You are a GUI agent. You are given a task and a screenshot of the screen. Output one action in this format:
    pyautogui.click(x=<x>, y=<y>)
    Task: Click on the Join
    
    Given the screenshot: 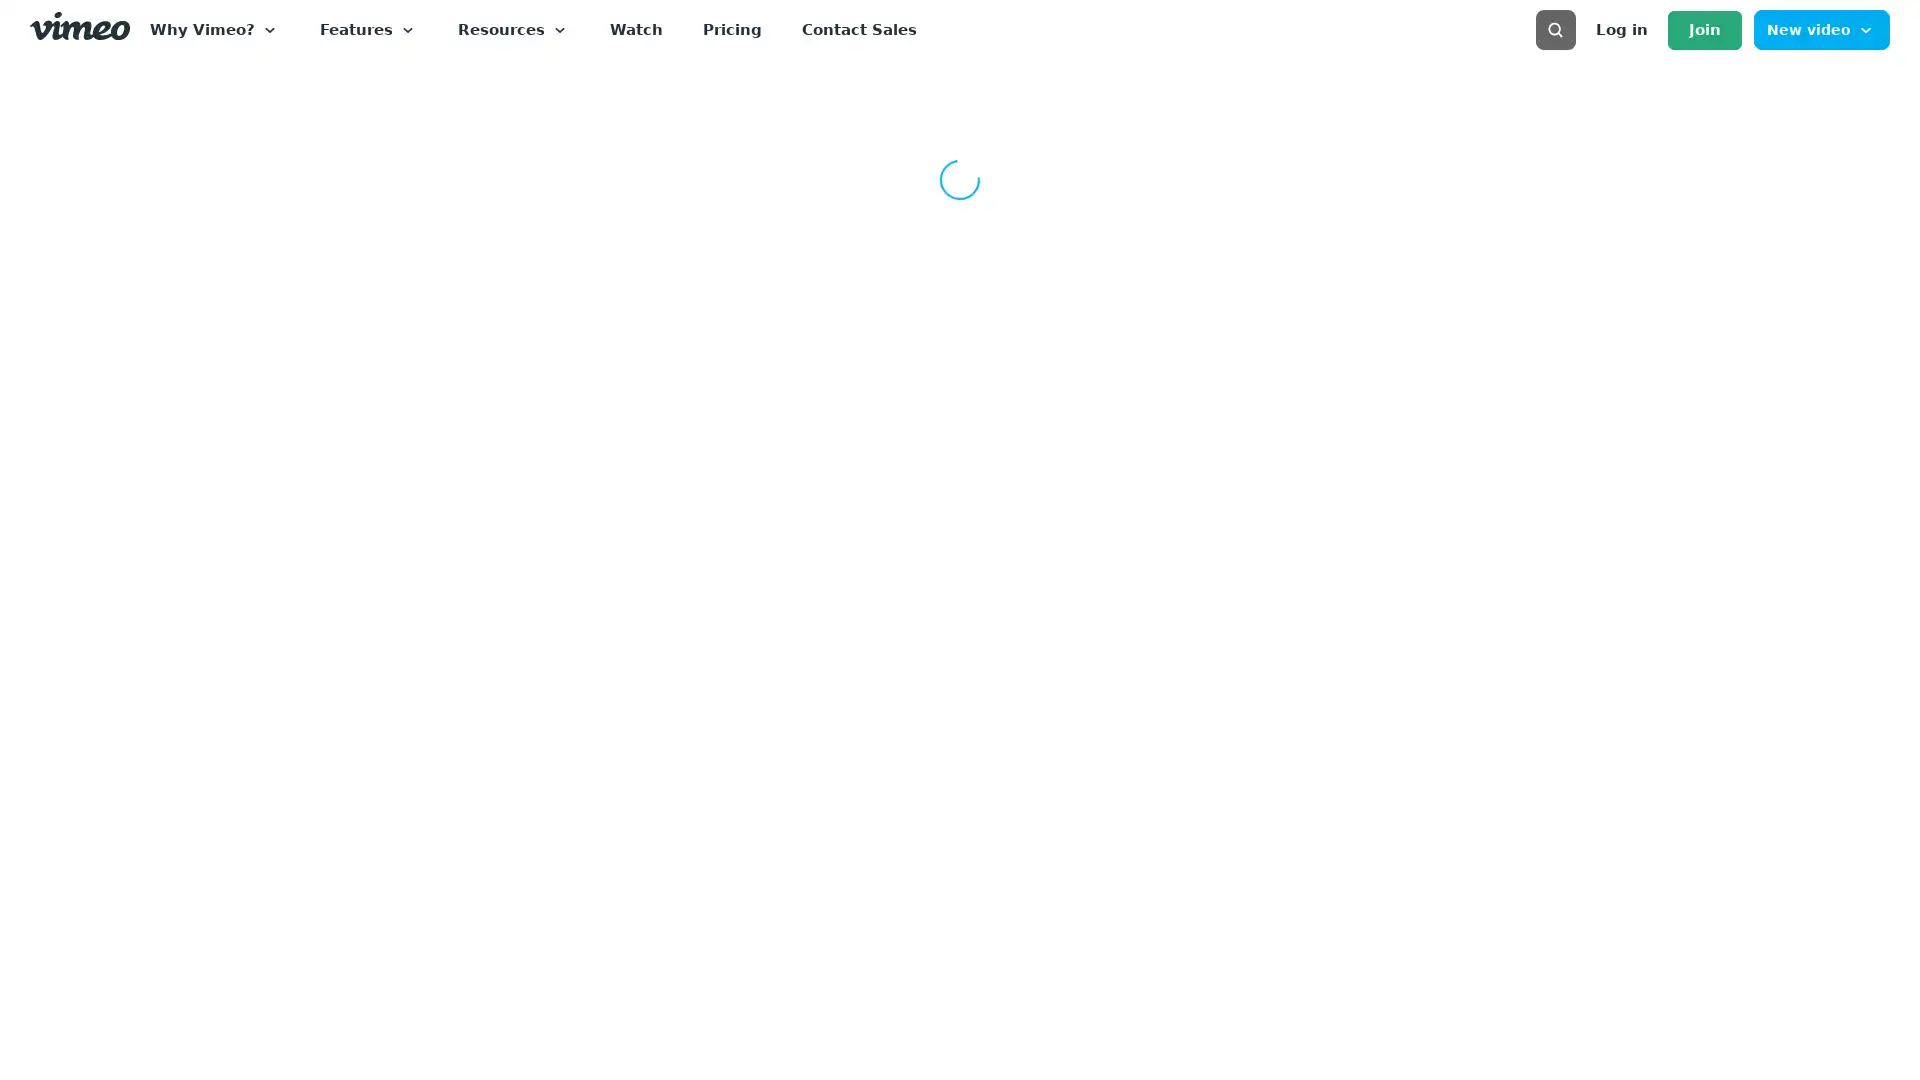 What is the action you would take?
    pyautogui.click(x=1703, y=29)
    